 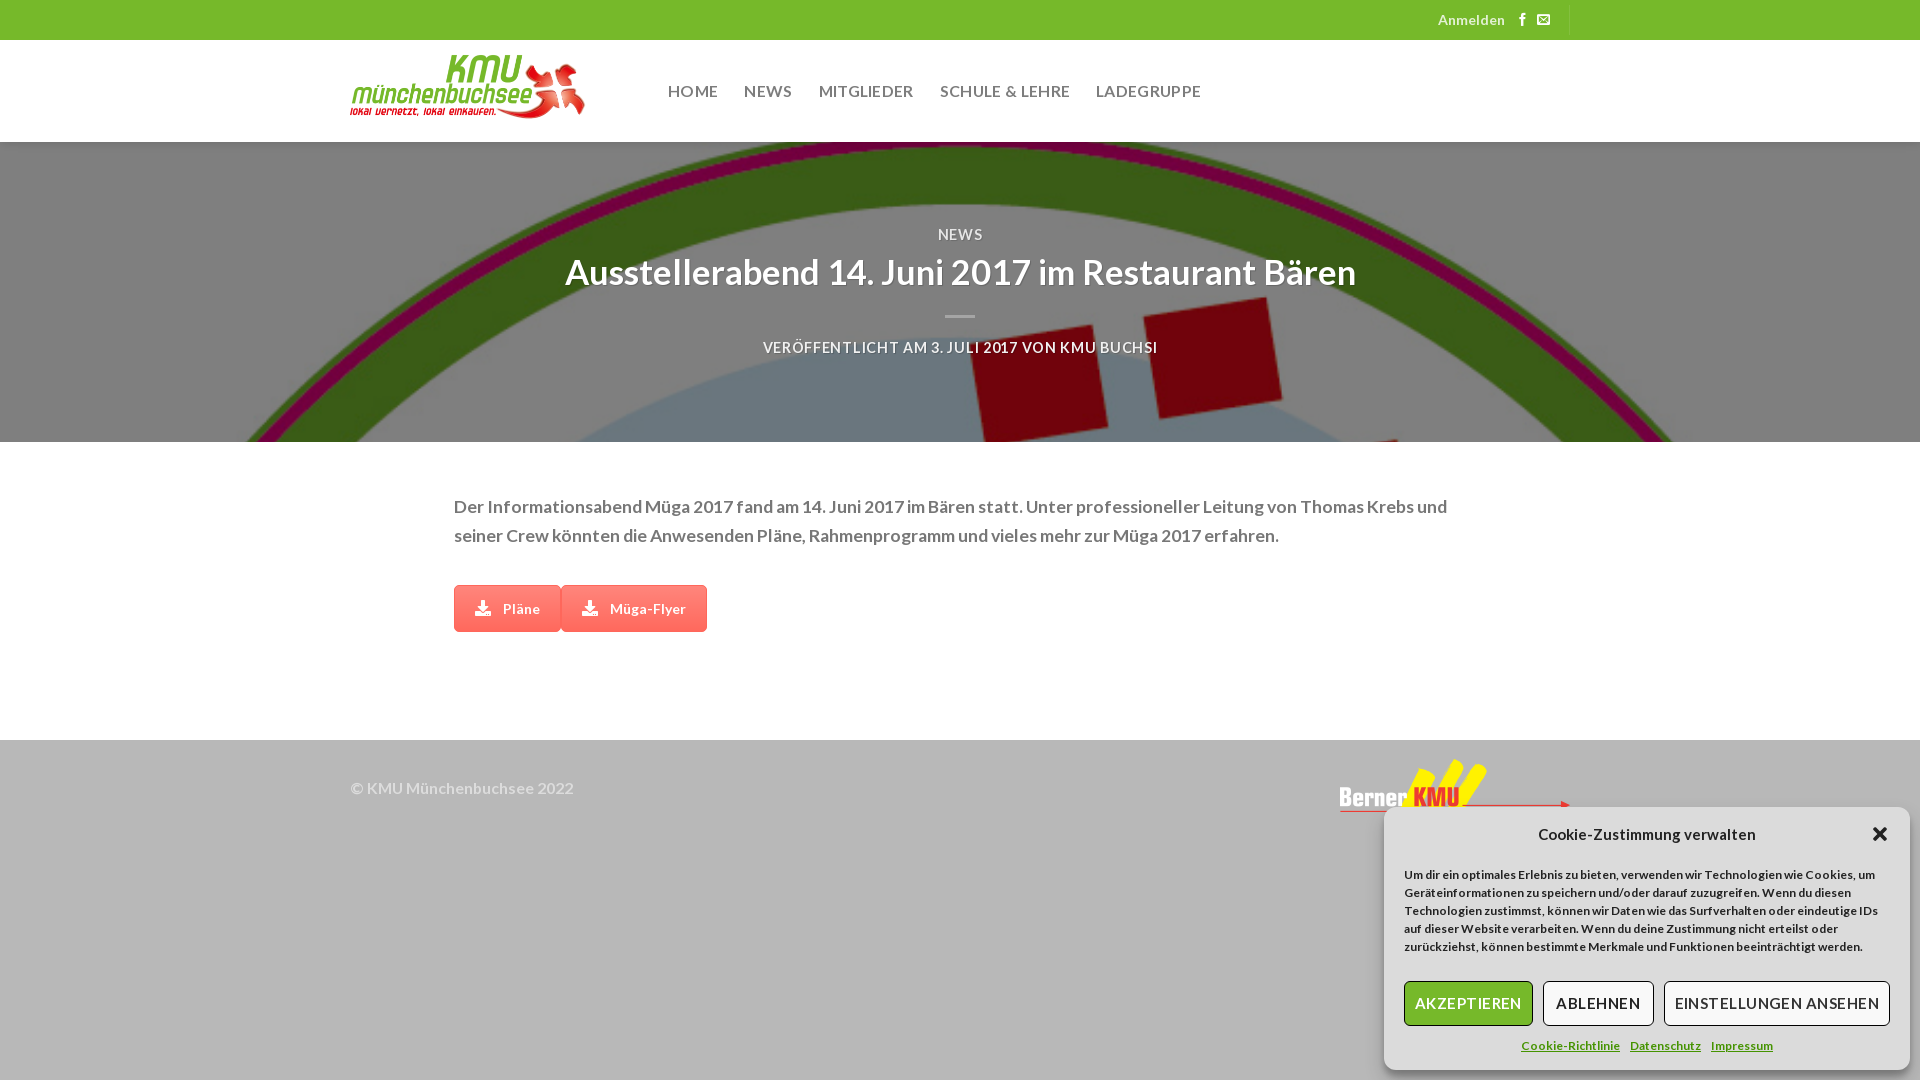 I want to click on 'Impressum', so click(x=1709, y=1044).